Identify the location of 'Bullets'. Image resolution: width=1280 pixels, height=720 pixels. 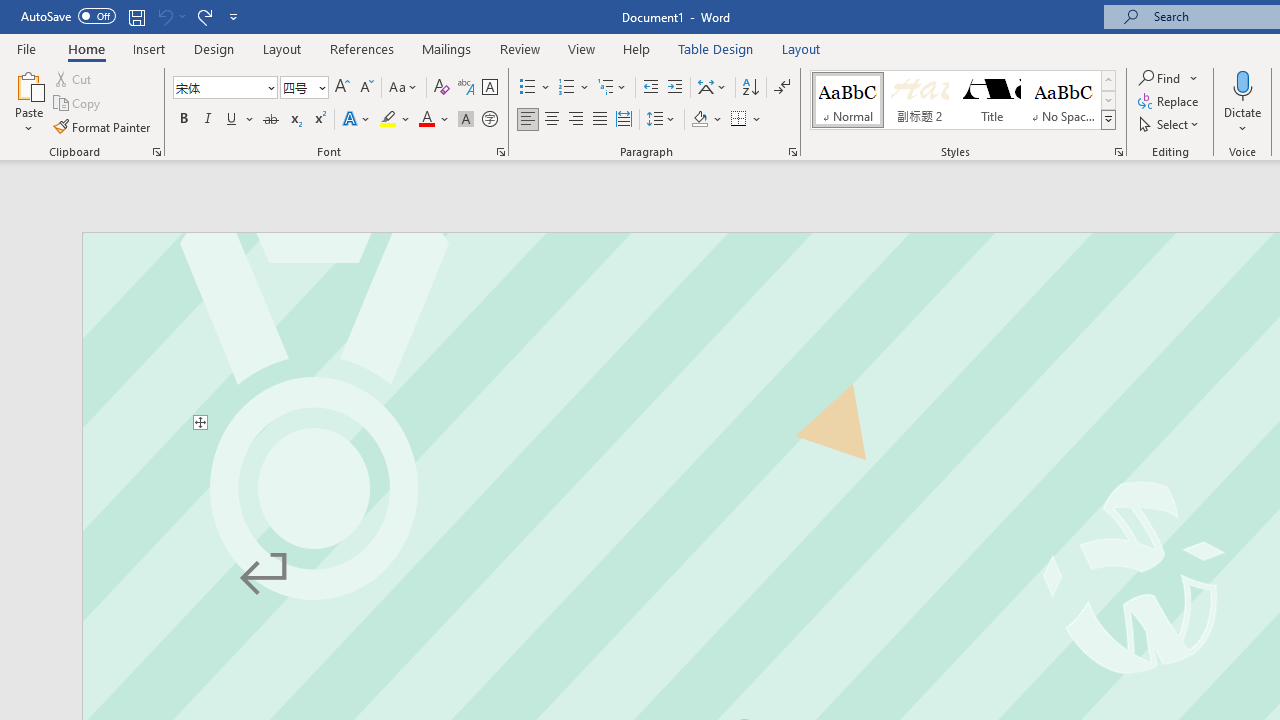
(528, 86).